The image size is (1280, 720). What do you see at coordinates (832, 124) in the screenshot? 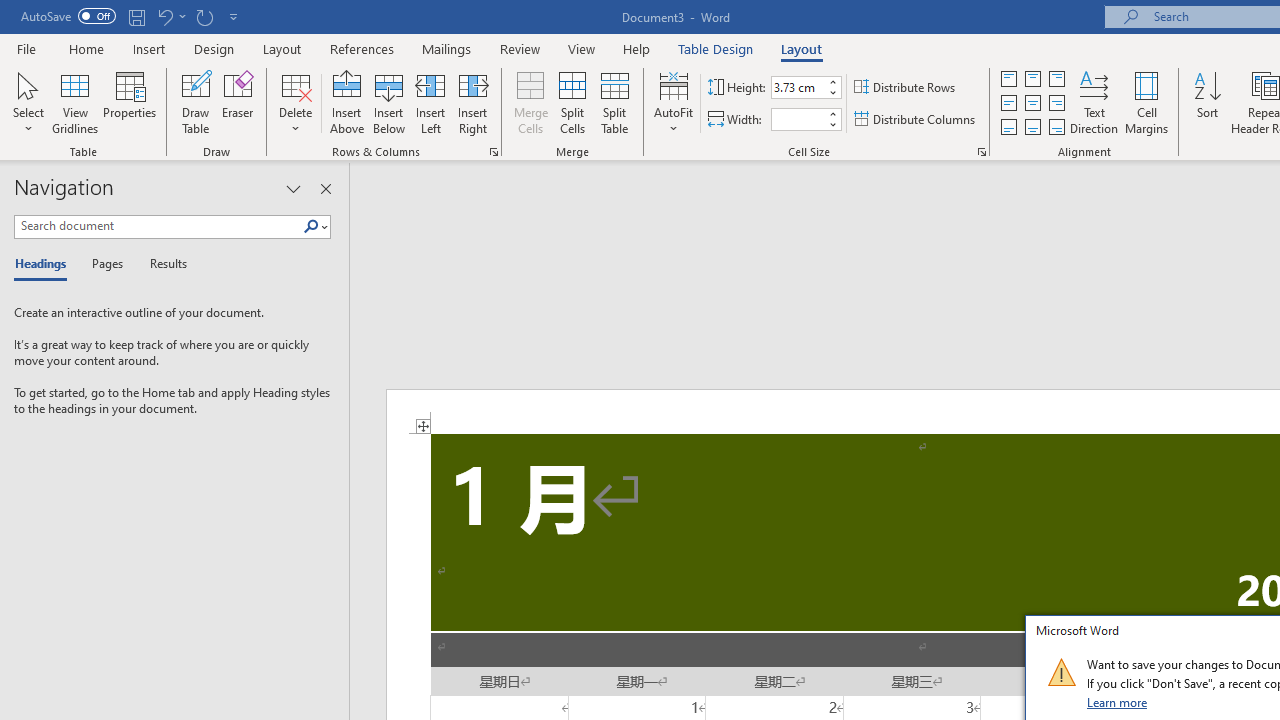
I see `'Less'` at bounding box center [832, 124].